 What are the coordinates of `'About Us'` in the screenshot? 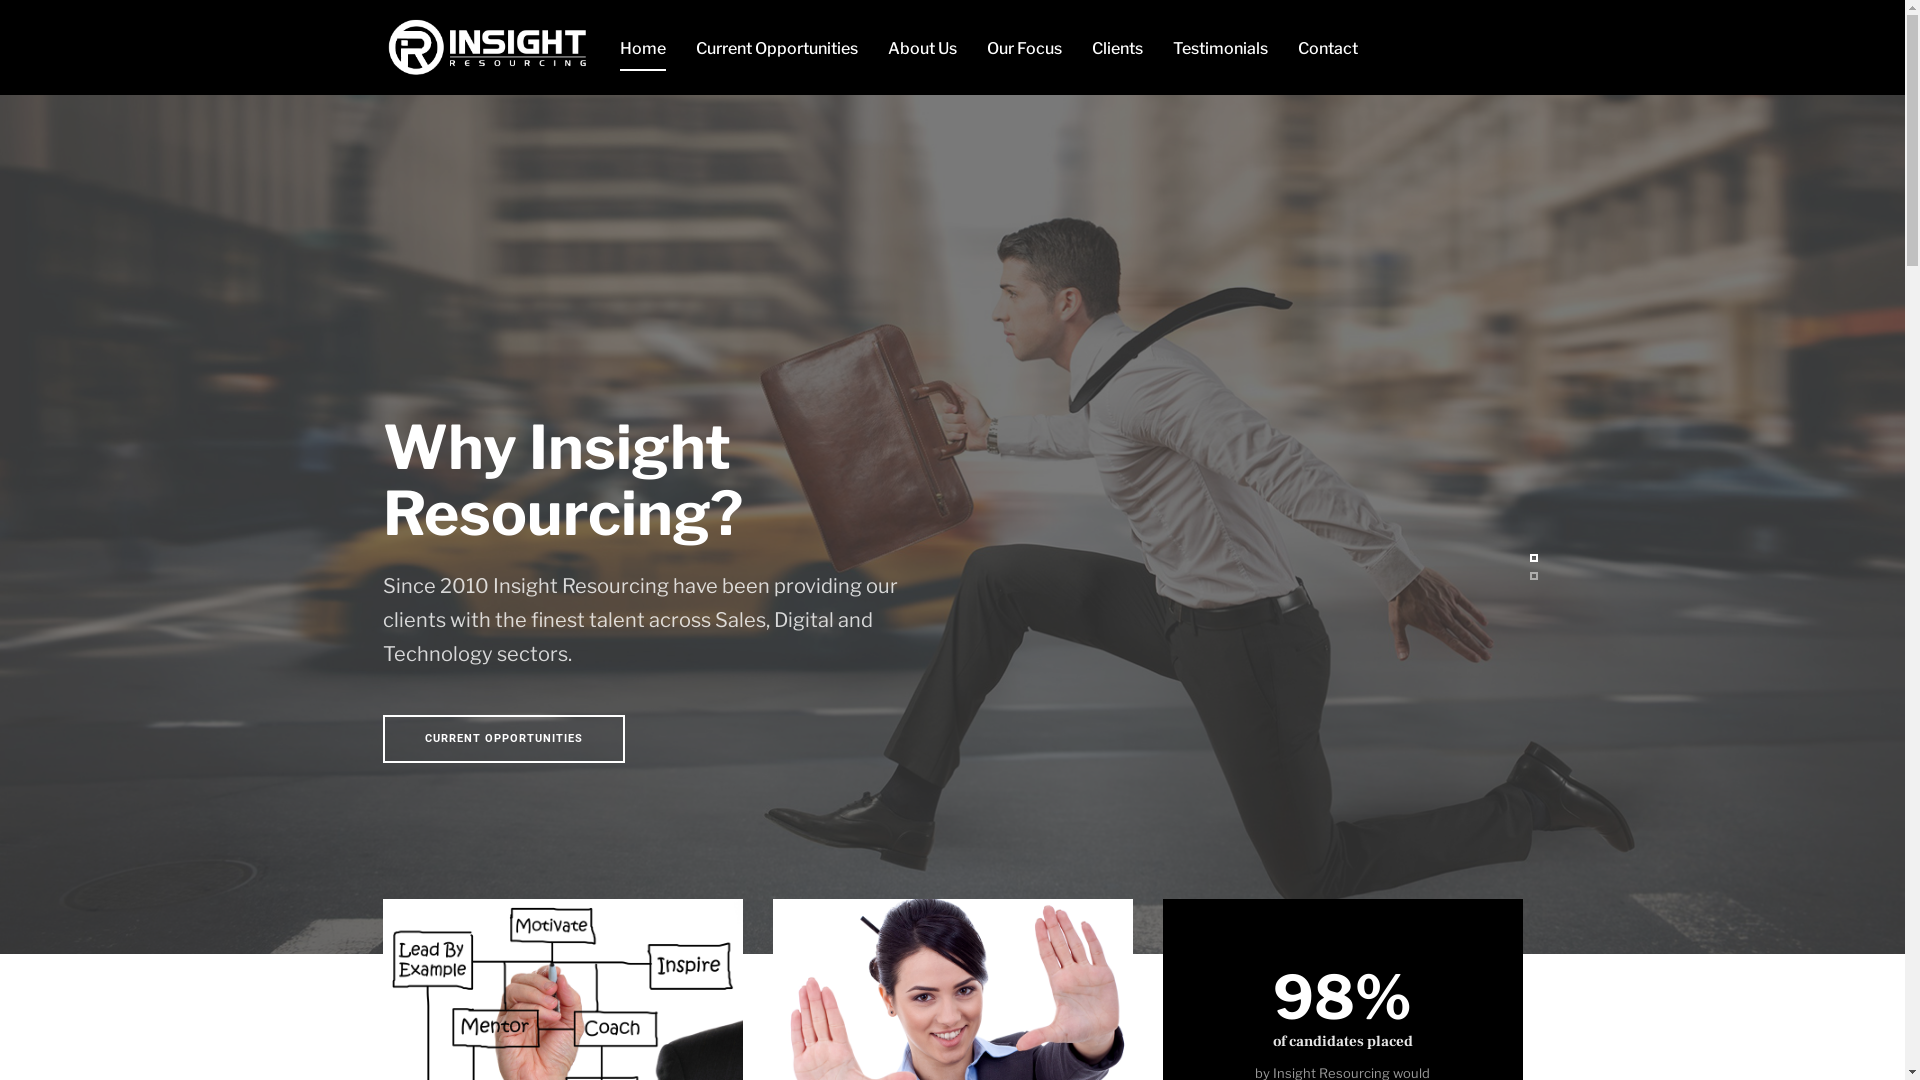 It's located at (921, 46).